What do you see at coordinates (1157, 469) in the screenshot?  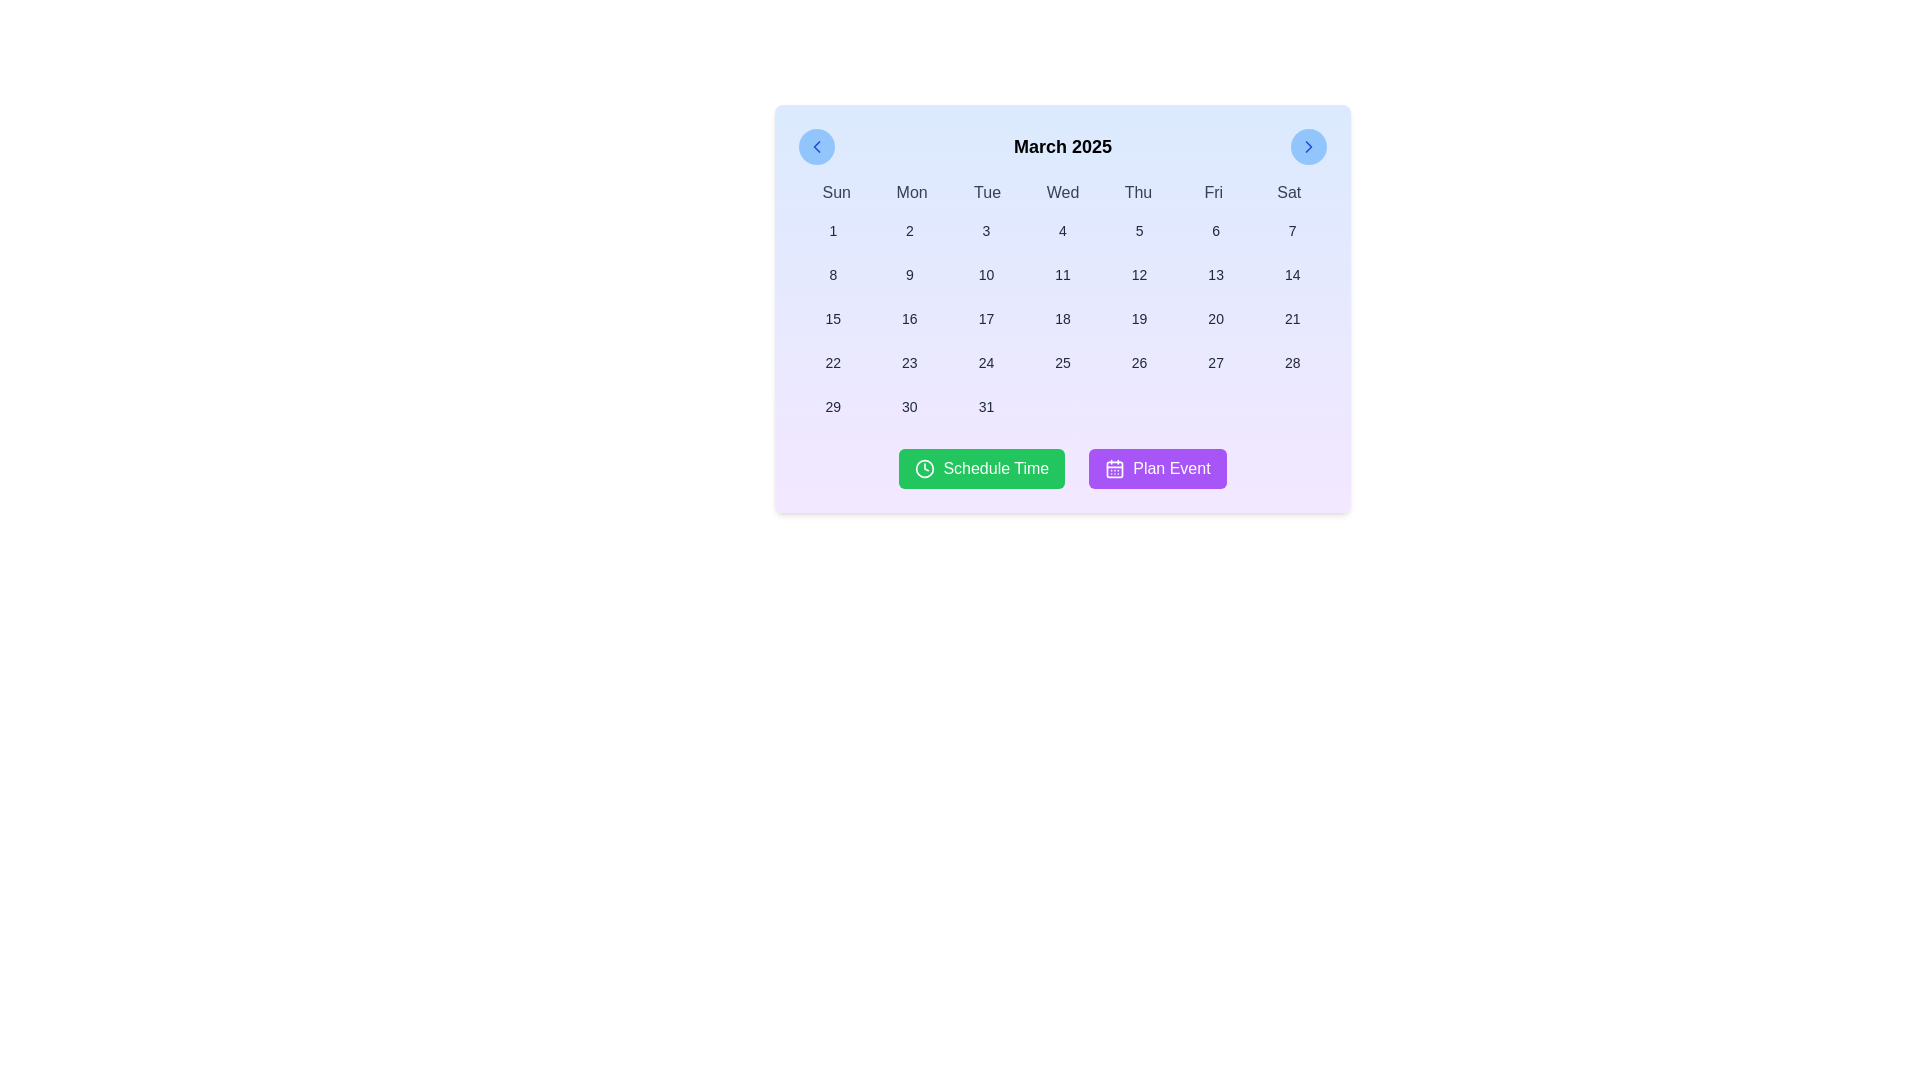 I see `the rectangular button with a purple background and white text reading 'Plan Event', located at the bottom center of the calendar interface` at bounding box center [1157, 469].